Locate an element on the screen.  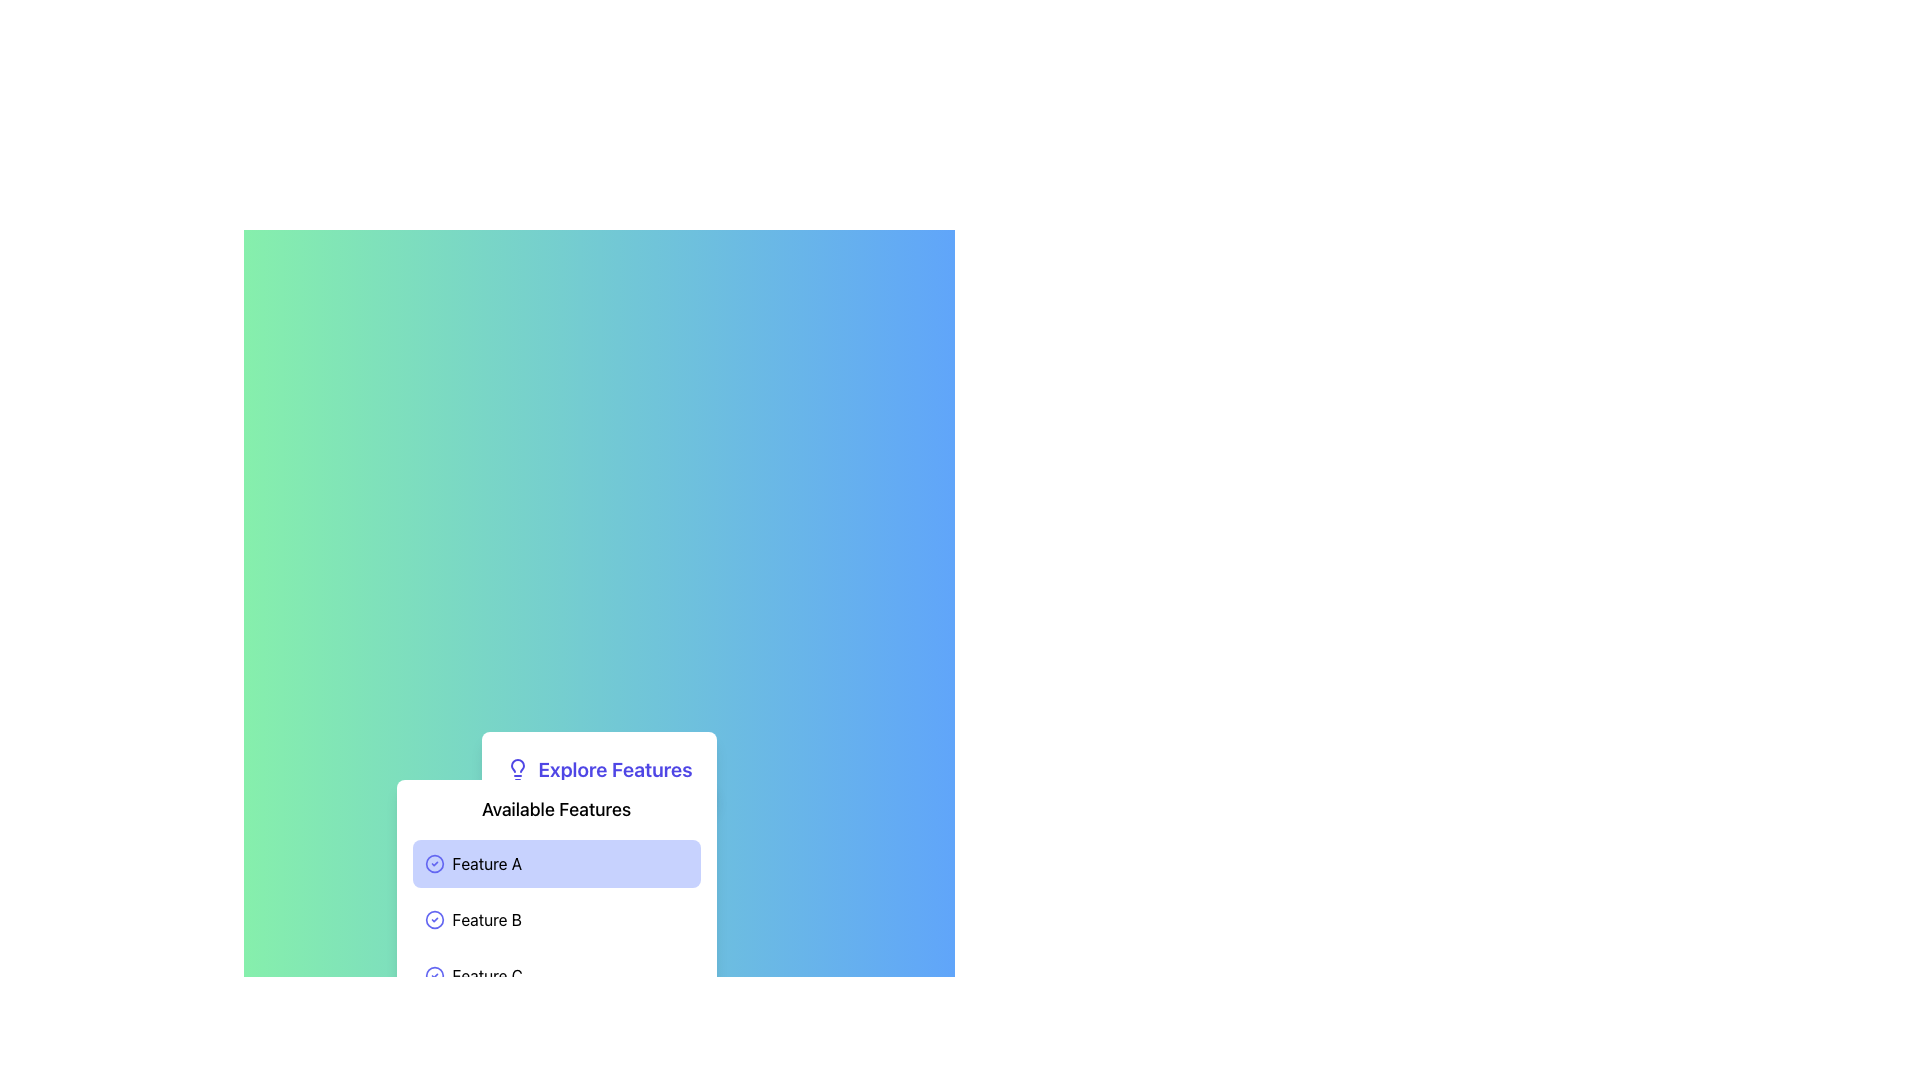
the 'Explore Features' button, which features a lightbulb icon and bold blue text is located at coordinates (598, 769).